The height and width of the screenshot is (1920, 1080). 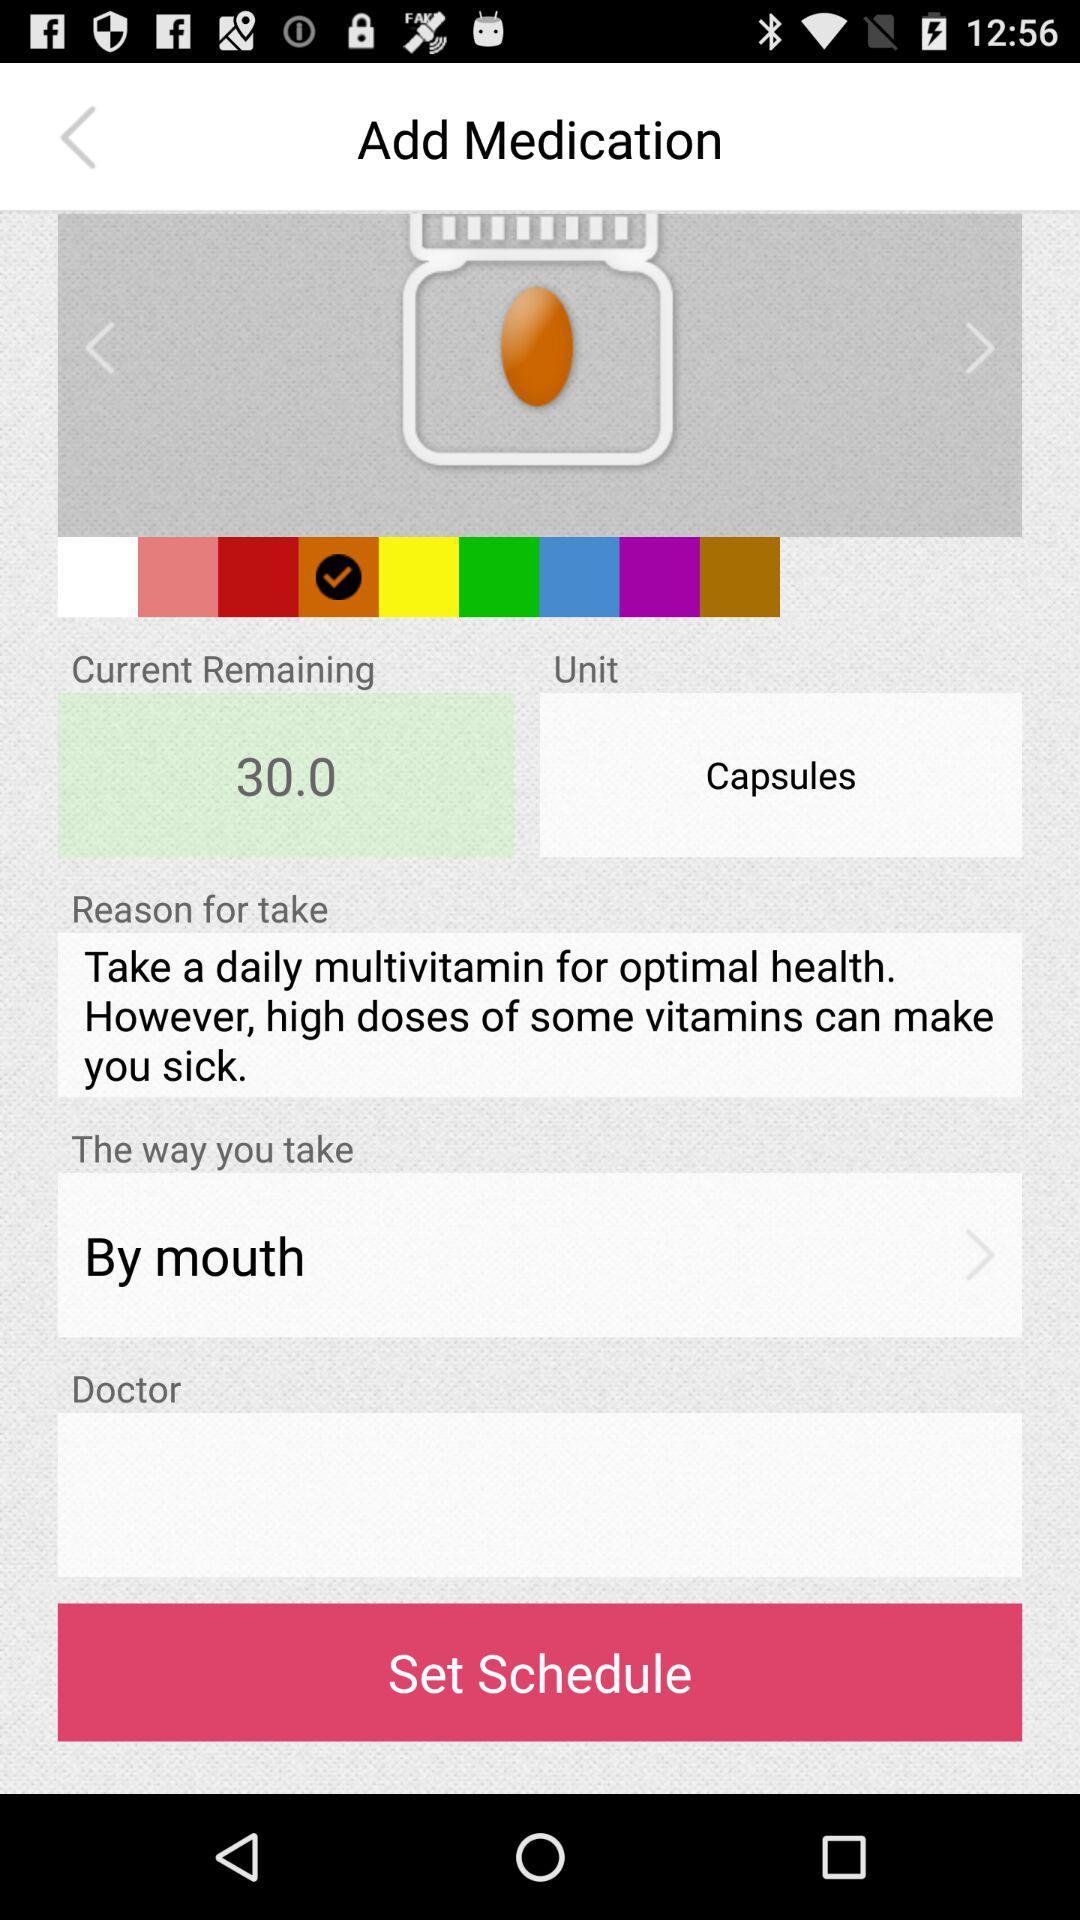 I want to click on the label shown below add medication, so click(x=538, y=360).